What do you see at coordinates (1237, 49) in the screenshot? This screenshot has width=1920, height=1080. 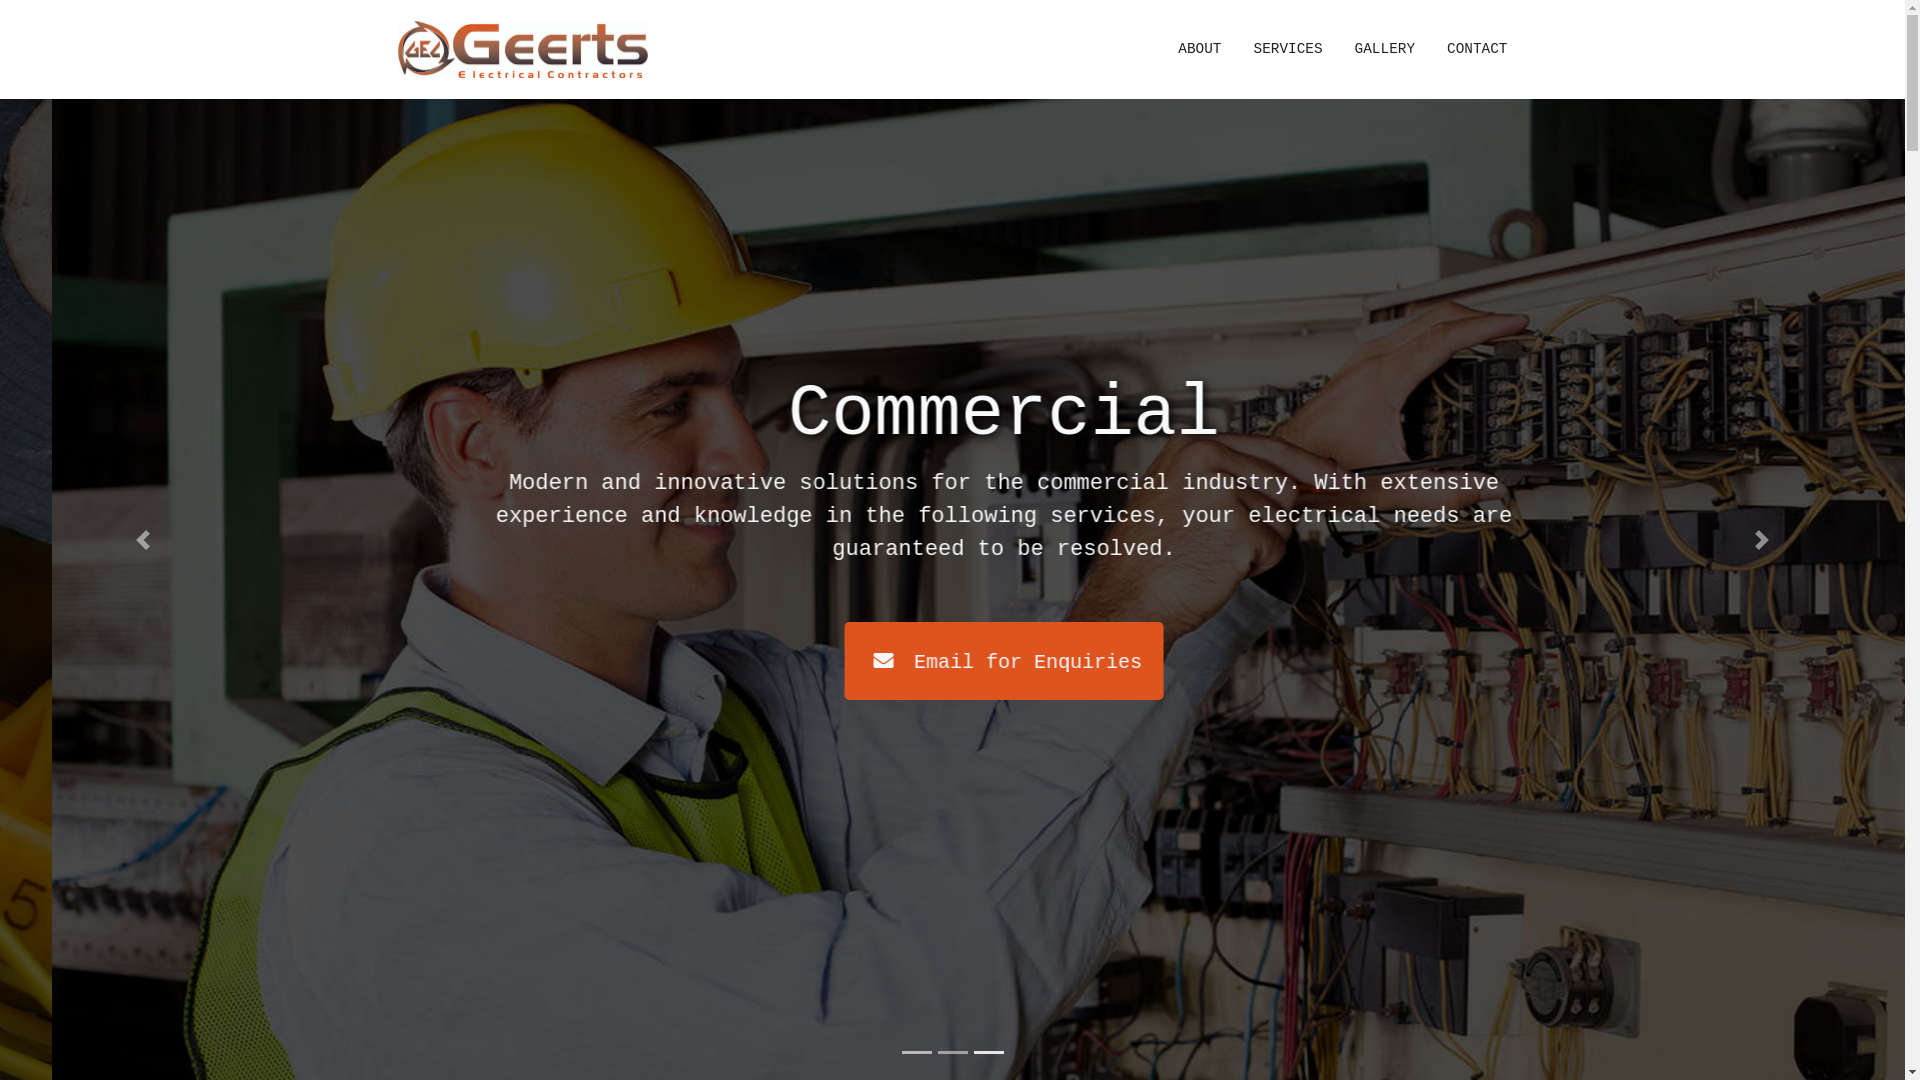 I see `'SERVICES'` at bounding box center [1237, 49].